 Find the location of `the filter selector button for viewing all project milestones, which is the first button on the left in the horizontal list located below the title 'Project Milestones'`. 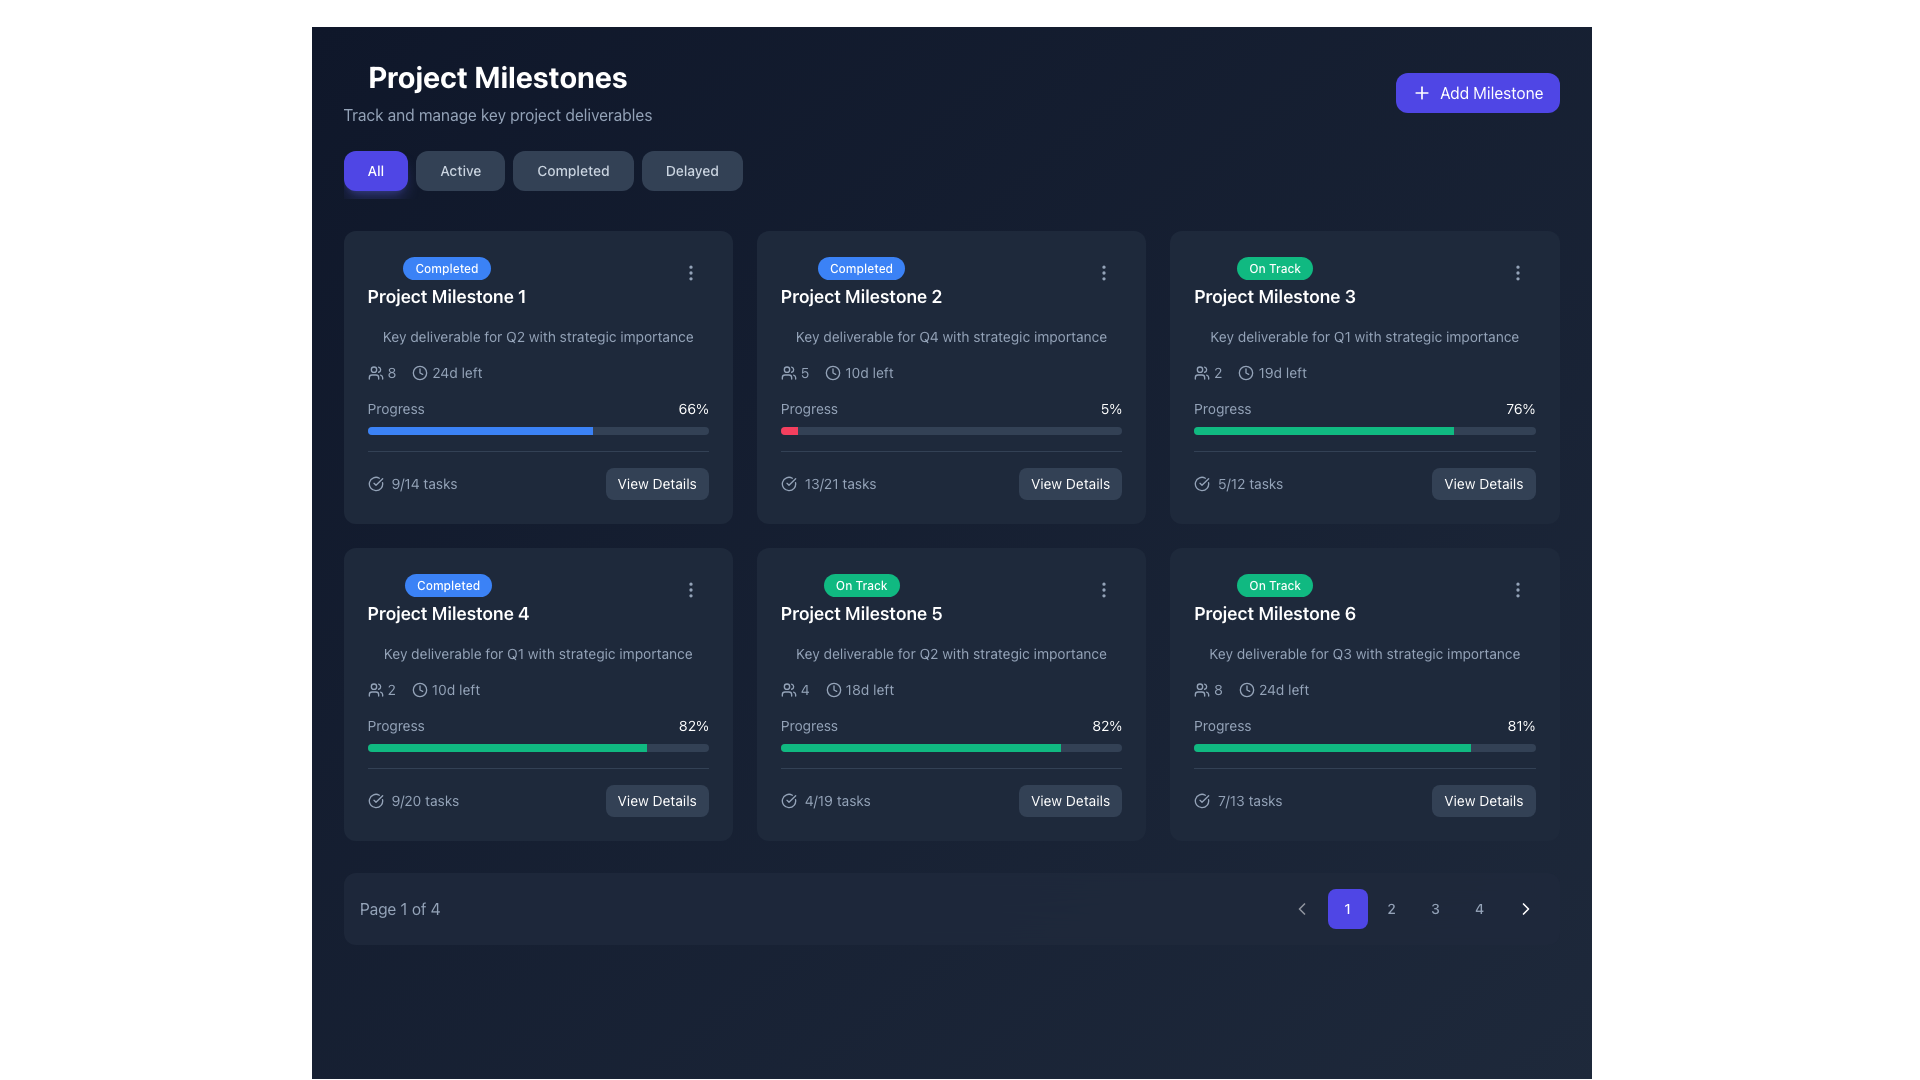

the filter selector button for viewing all project milestones, which is the first button on the left in the horizontal list located below the title 'Project Milestones' is located at coordinates (375, 169).